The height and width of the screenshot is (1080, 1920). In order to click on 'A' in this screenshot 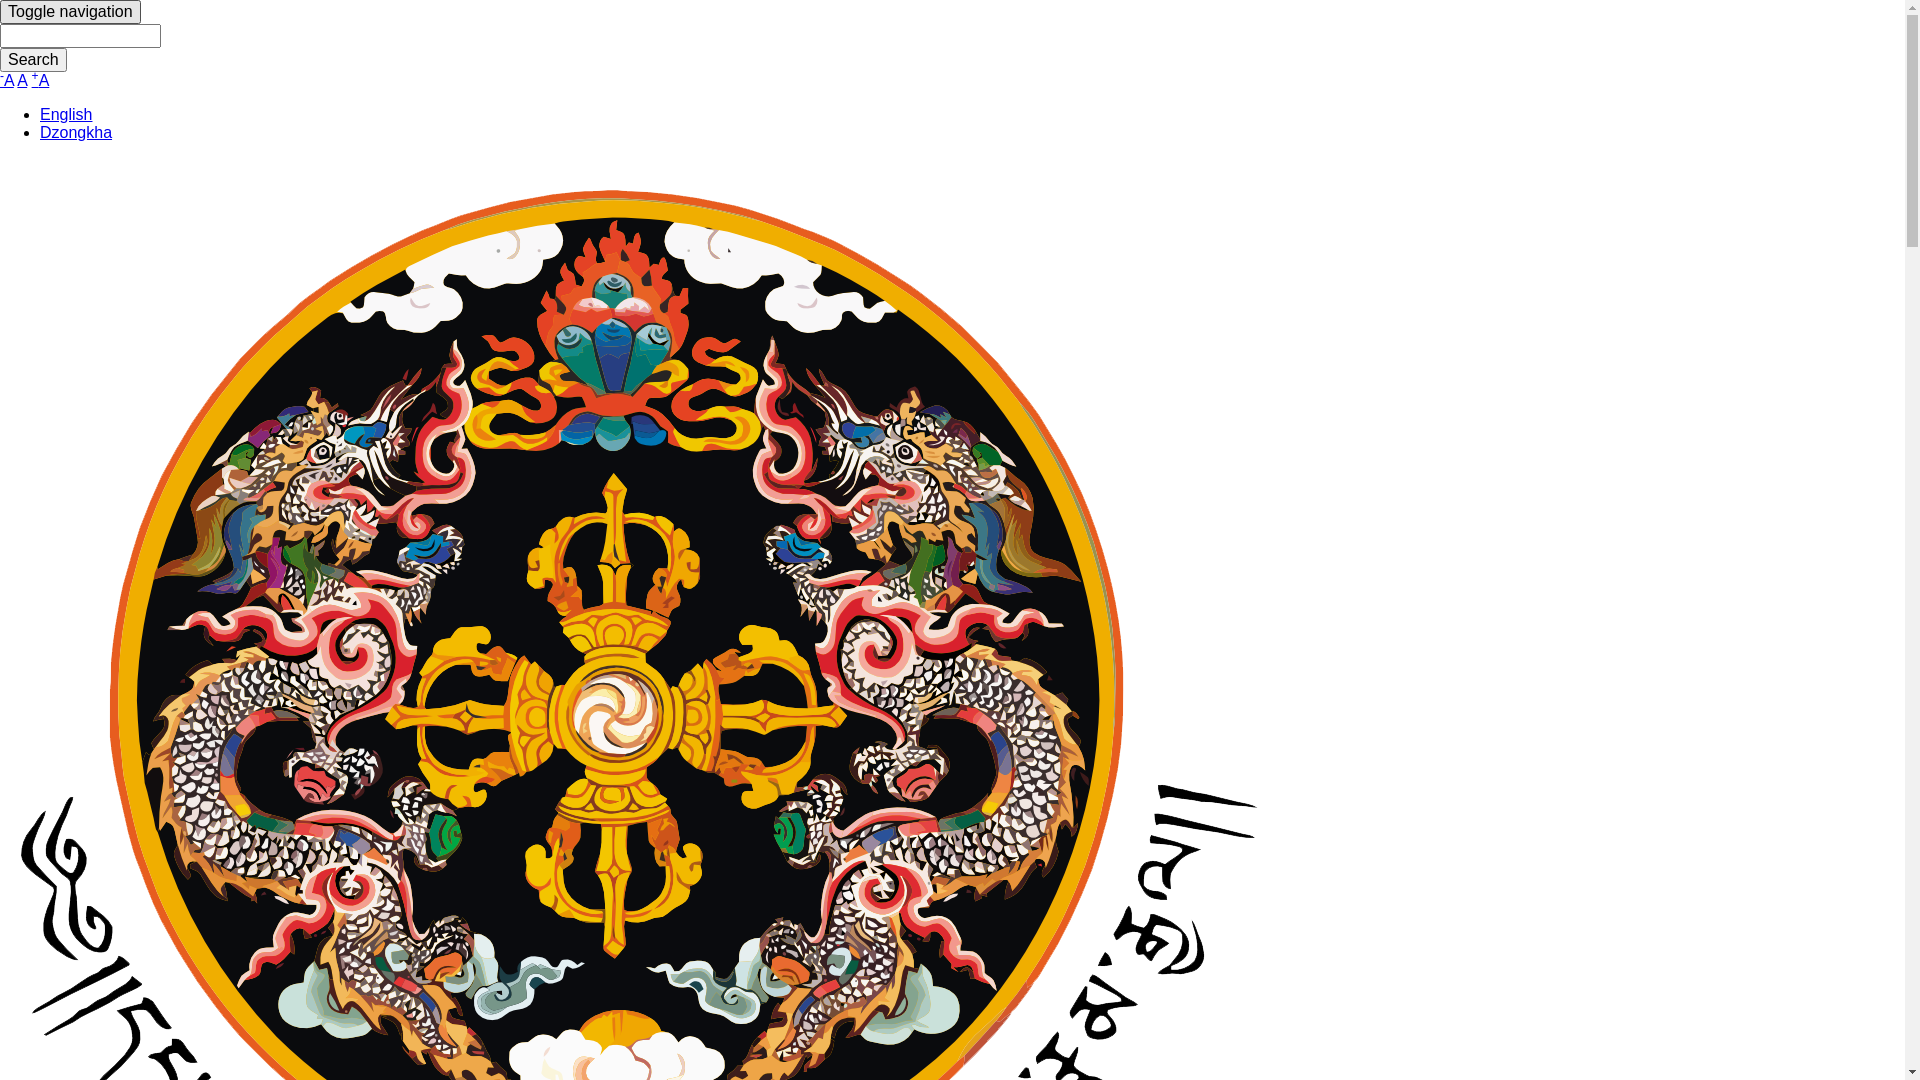, I will do `click(17, 79)`.